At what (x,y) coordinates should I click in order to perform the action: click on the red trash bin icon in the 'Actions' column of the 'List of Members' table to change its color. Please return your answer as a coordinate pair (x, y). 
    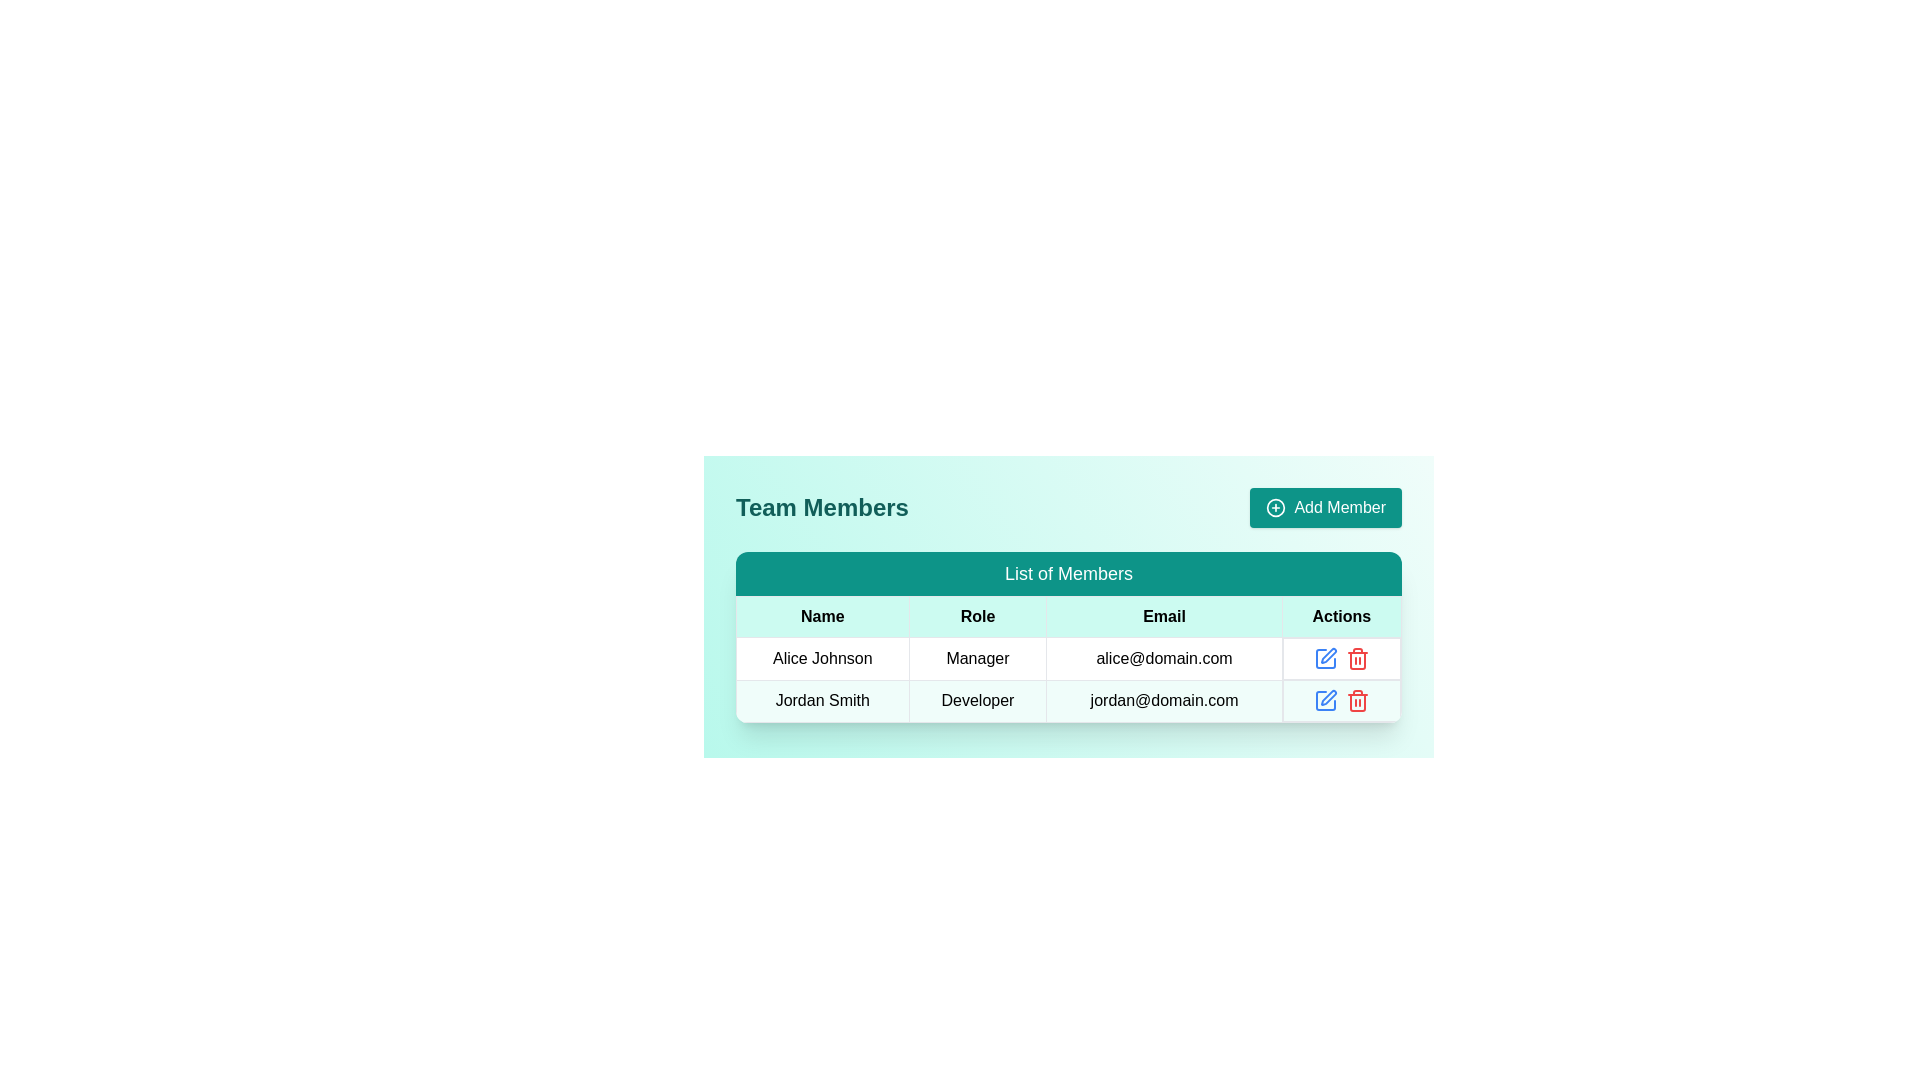
    Looking at the image, I should click on (1357, 659).